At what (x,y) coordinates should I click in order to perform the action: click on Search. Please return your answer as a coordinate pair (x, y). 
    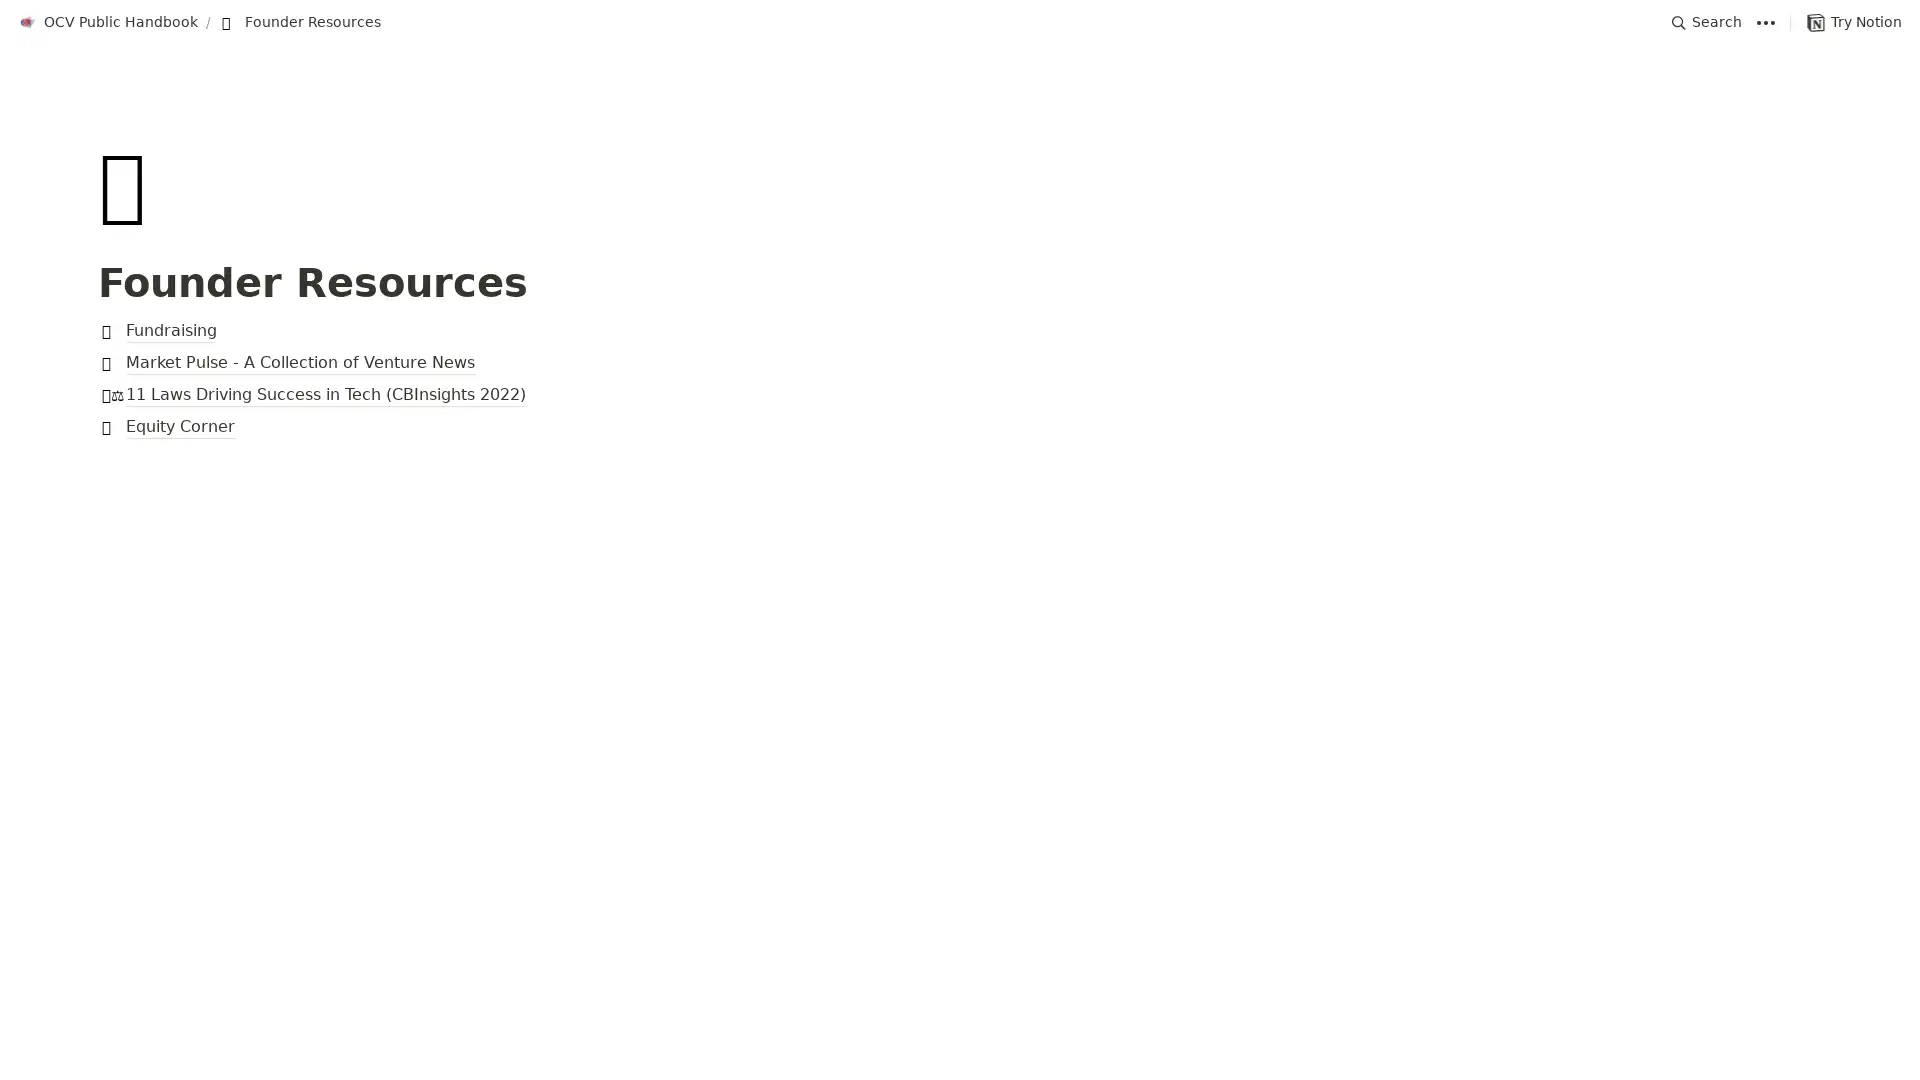
    Looking at the image, I should click on (1706, 22).